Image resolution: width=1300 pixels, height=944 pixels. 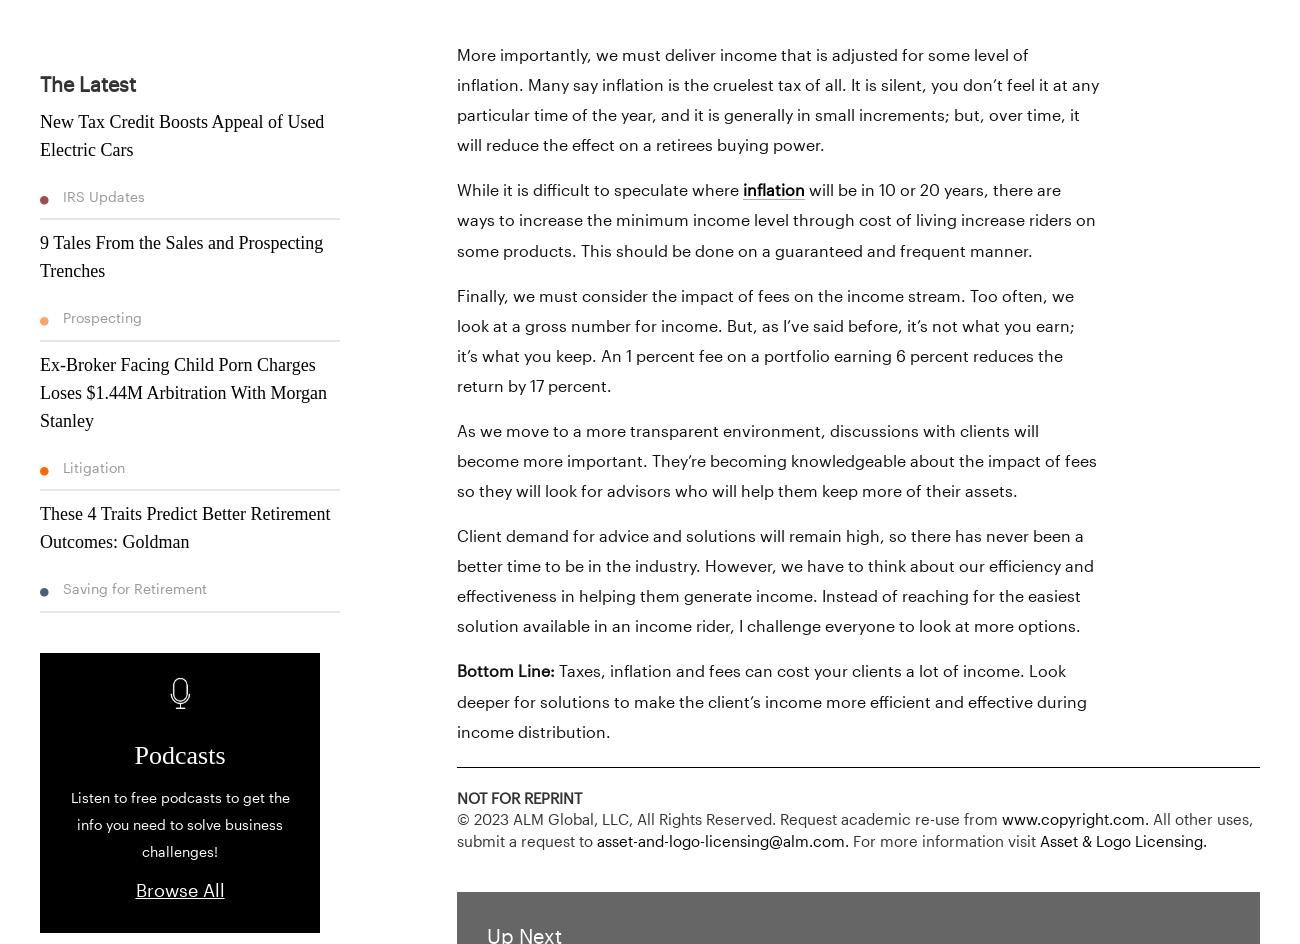 What do you see at coordinates (100, 316) in the screenshot?
I see `'Prospecting'` at bounding box center [100, 316].